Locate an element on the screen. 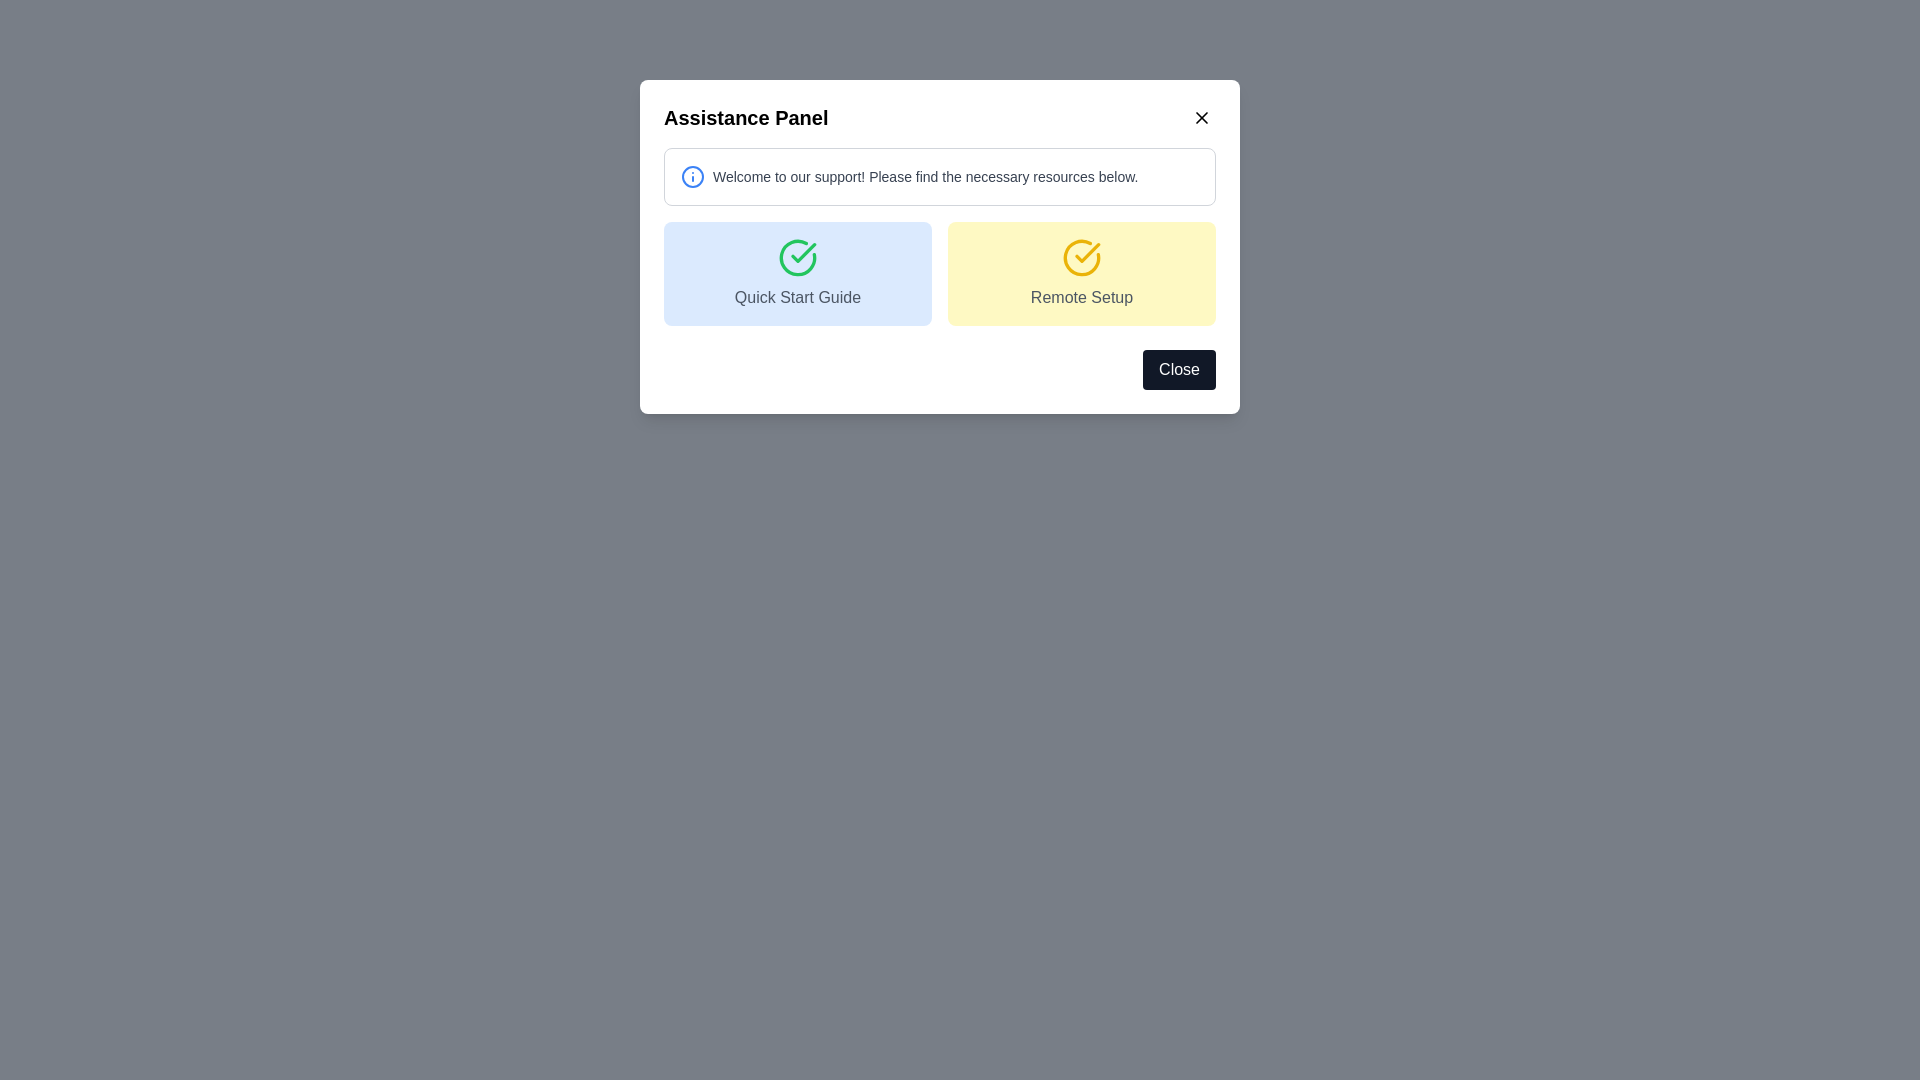  the visual cue provided by the checkmark icon, which indicates completion or confirmation within the interactive component in the modal interface is located at coordinates (1086, 252).